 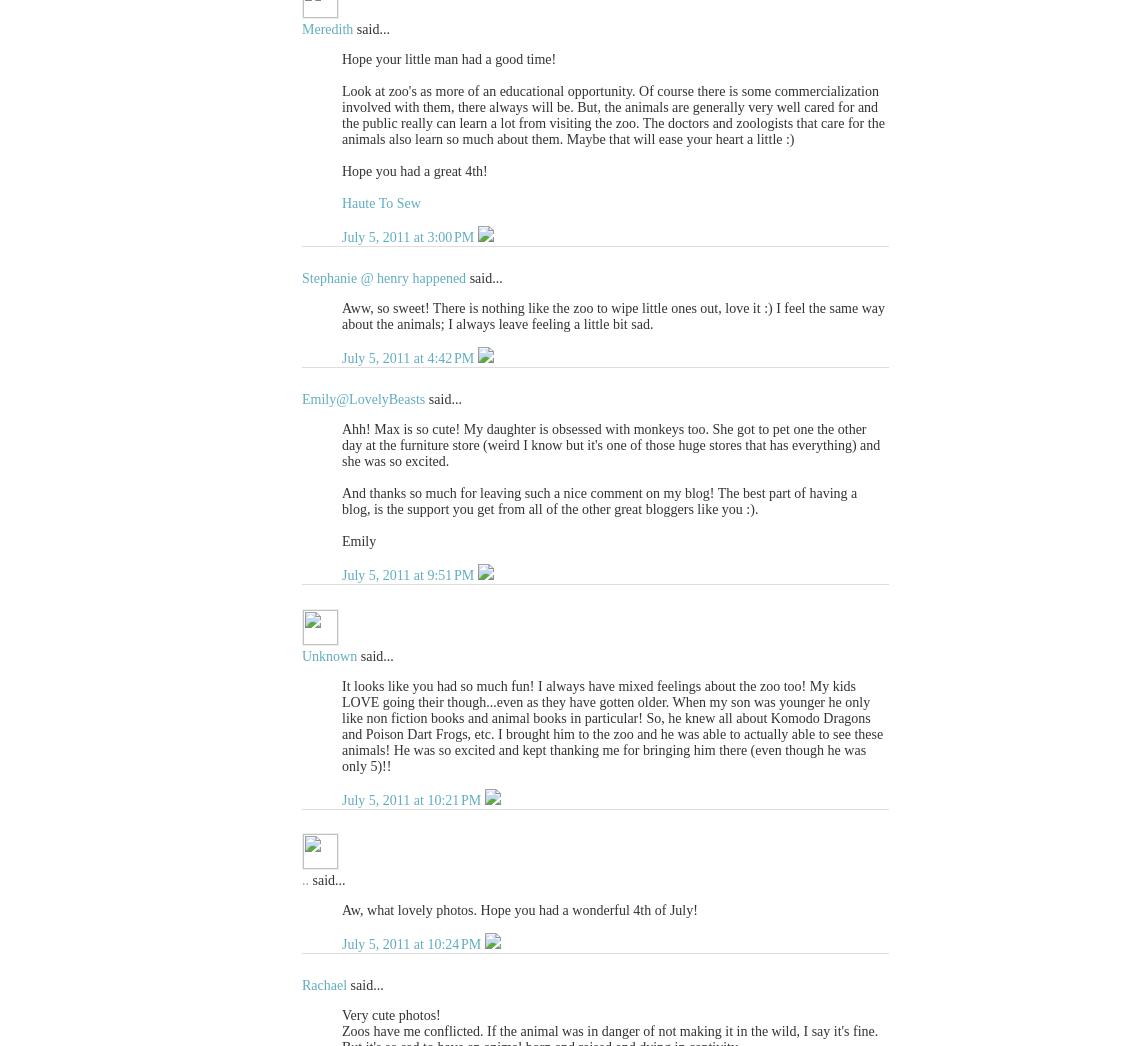 What do you see at coordinates (327, 28) in the screenshot?
I see `'Meredith'` at bounding box center [327, 28].